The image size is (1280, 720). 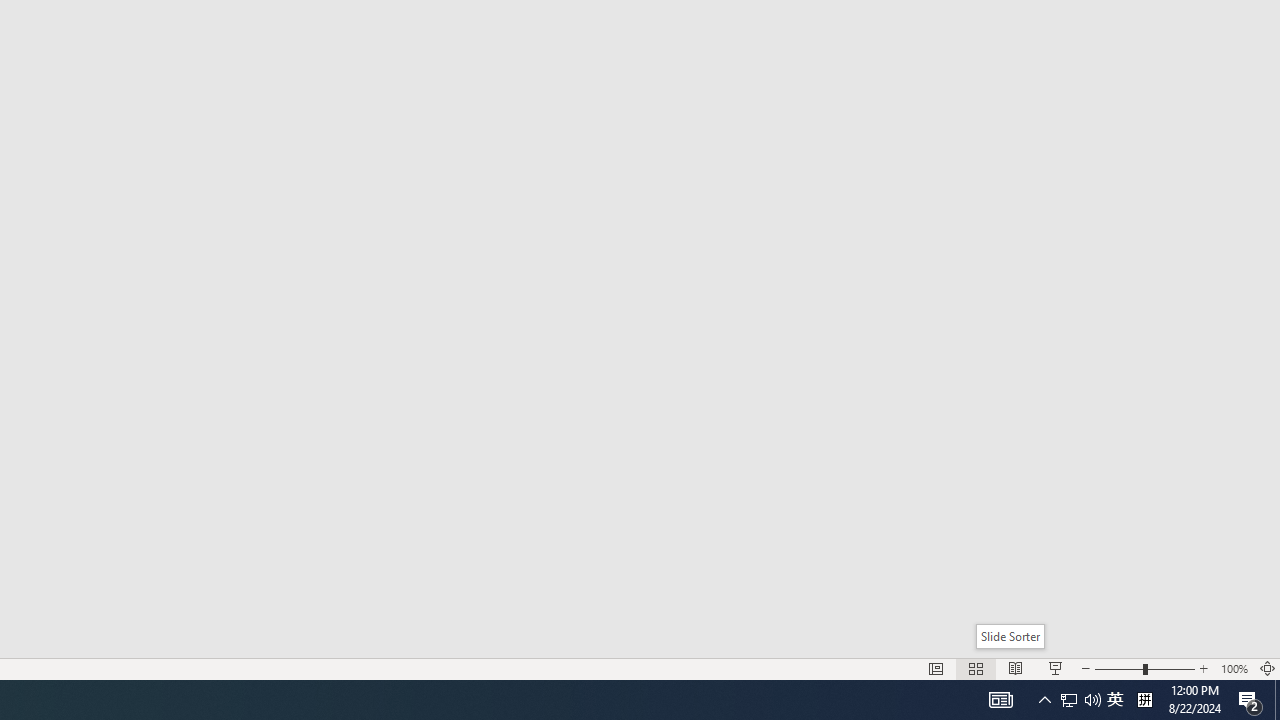 What do you see at coordinates (1233, 669) in the screenshot?
I see `'Zoom 100%'` at bounding box center [1233, 669].